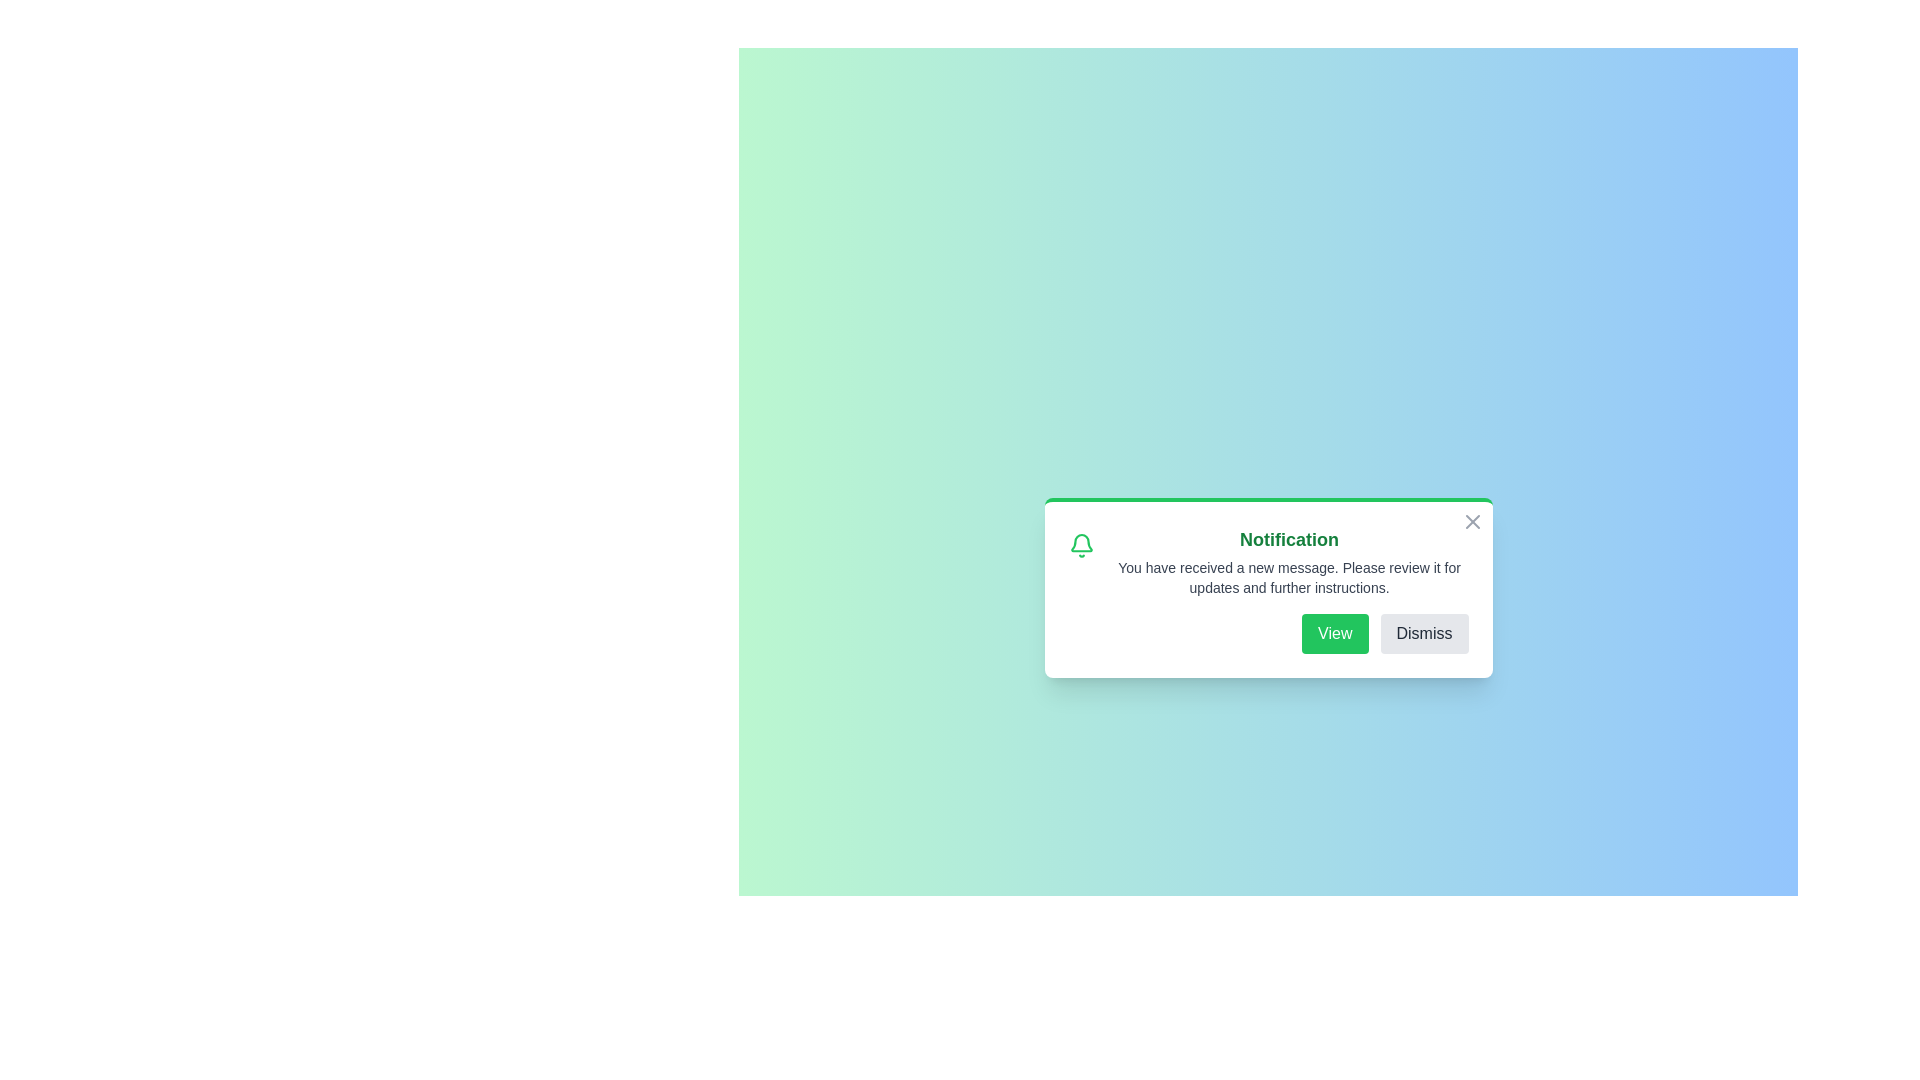  I want to click on the close button (X) to dismiss the alert, so click(1472, 520).